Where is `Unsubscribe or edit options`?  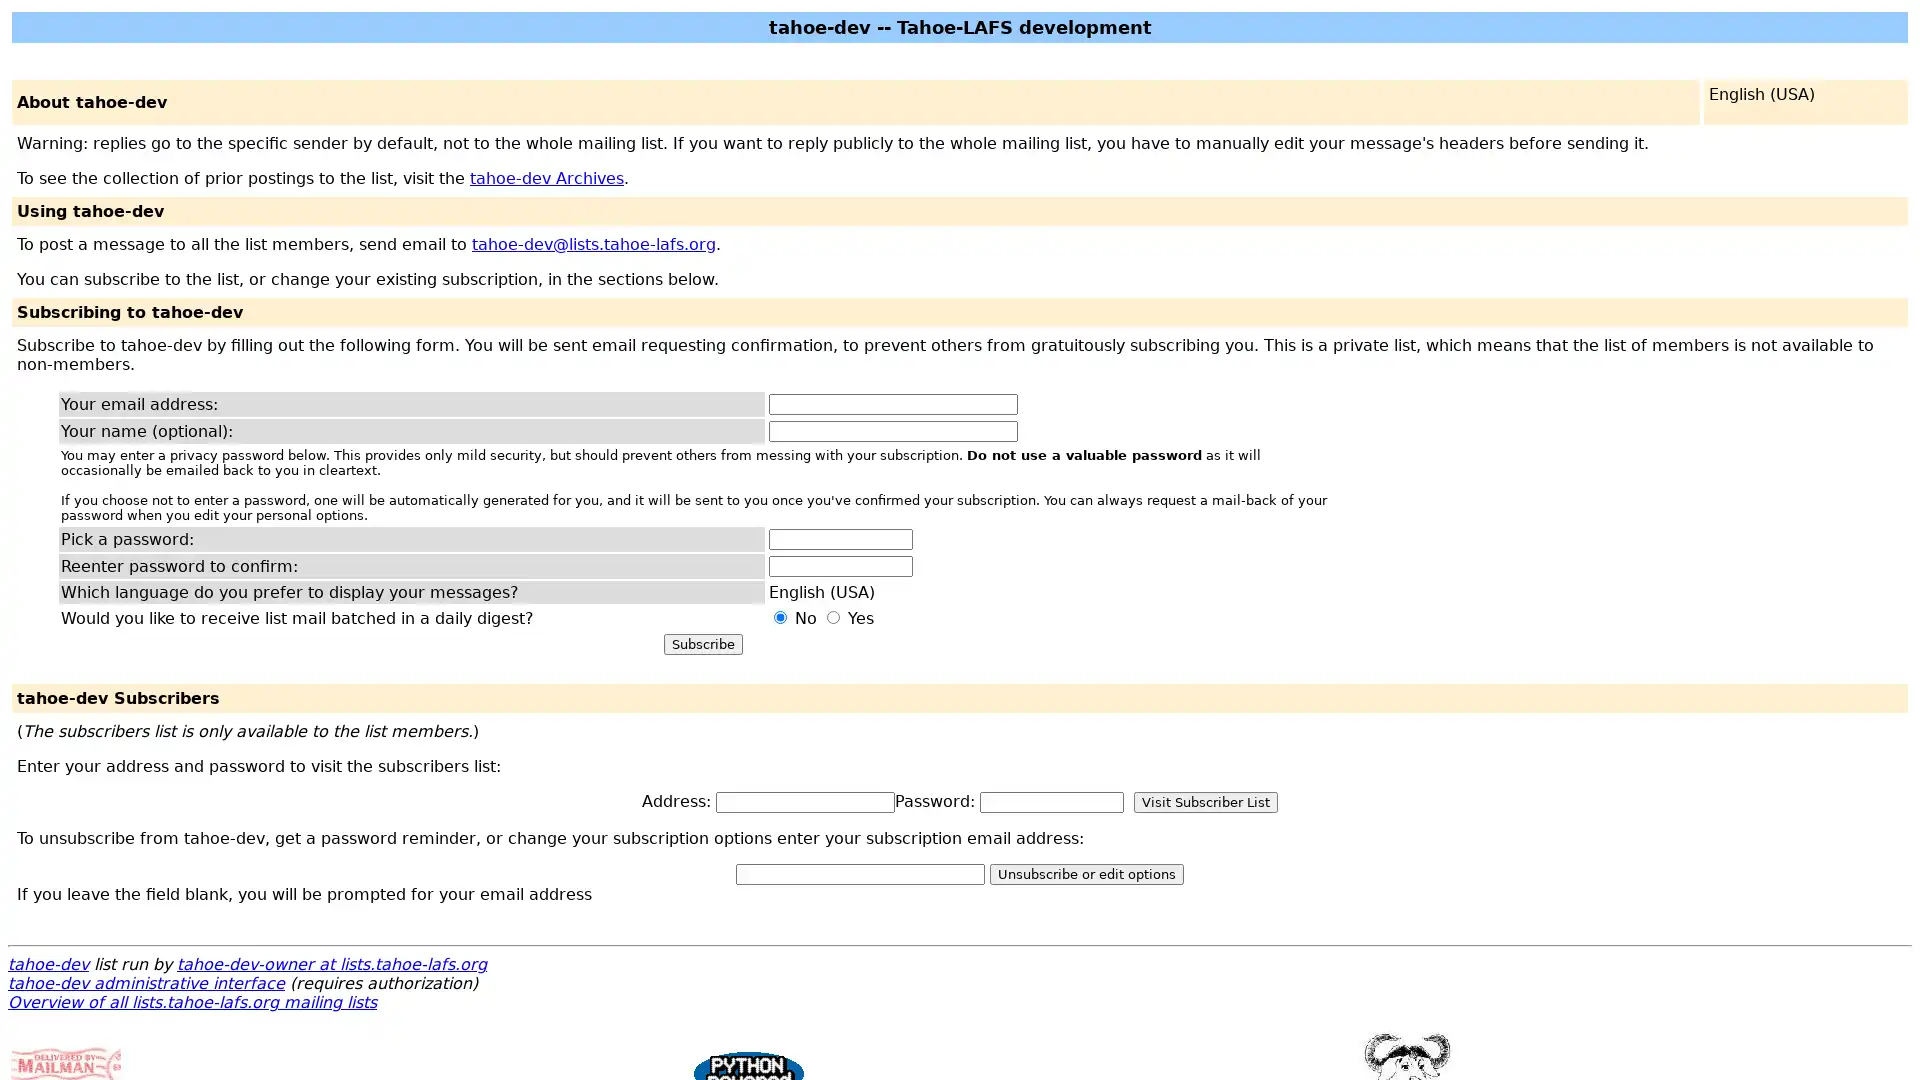 Unsubscribe or edit options is located at coordinates (1085, 873).